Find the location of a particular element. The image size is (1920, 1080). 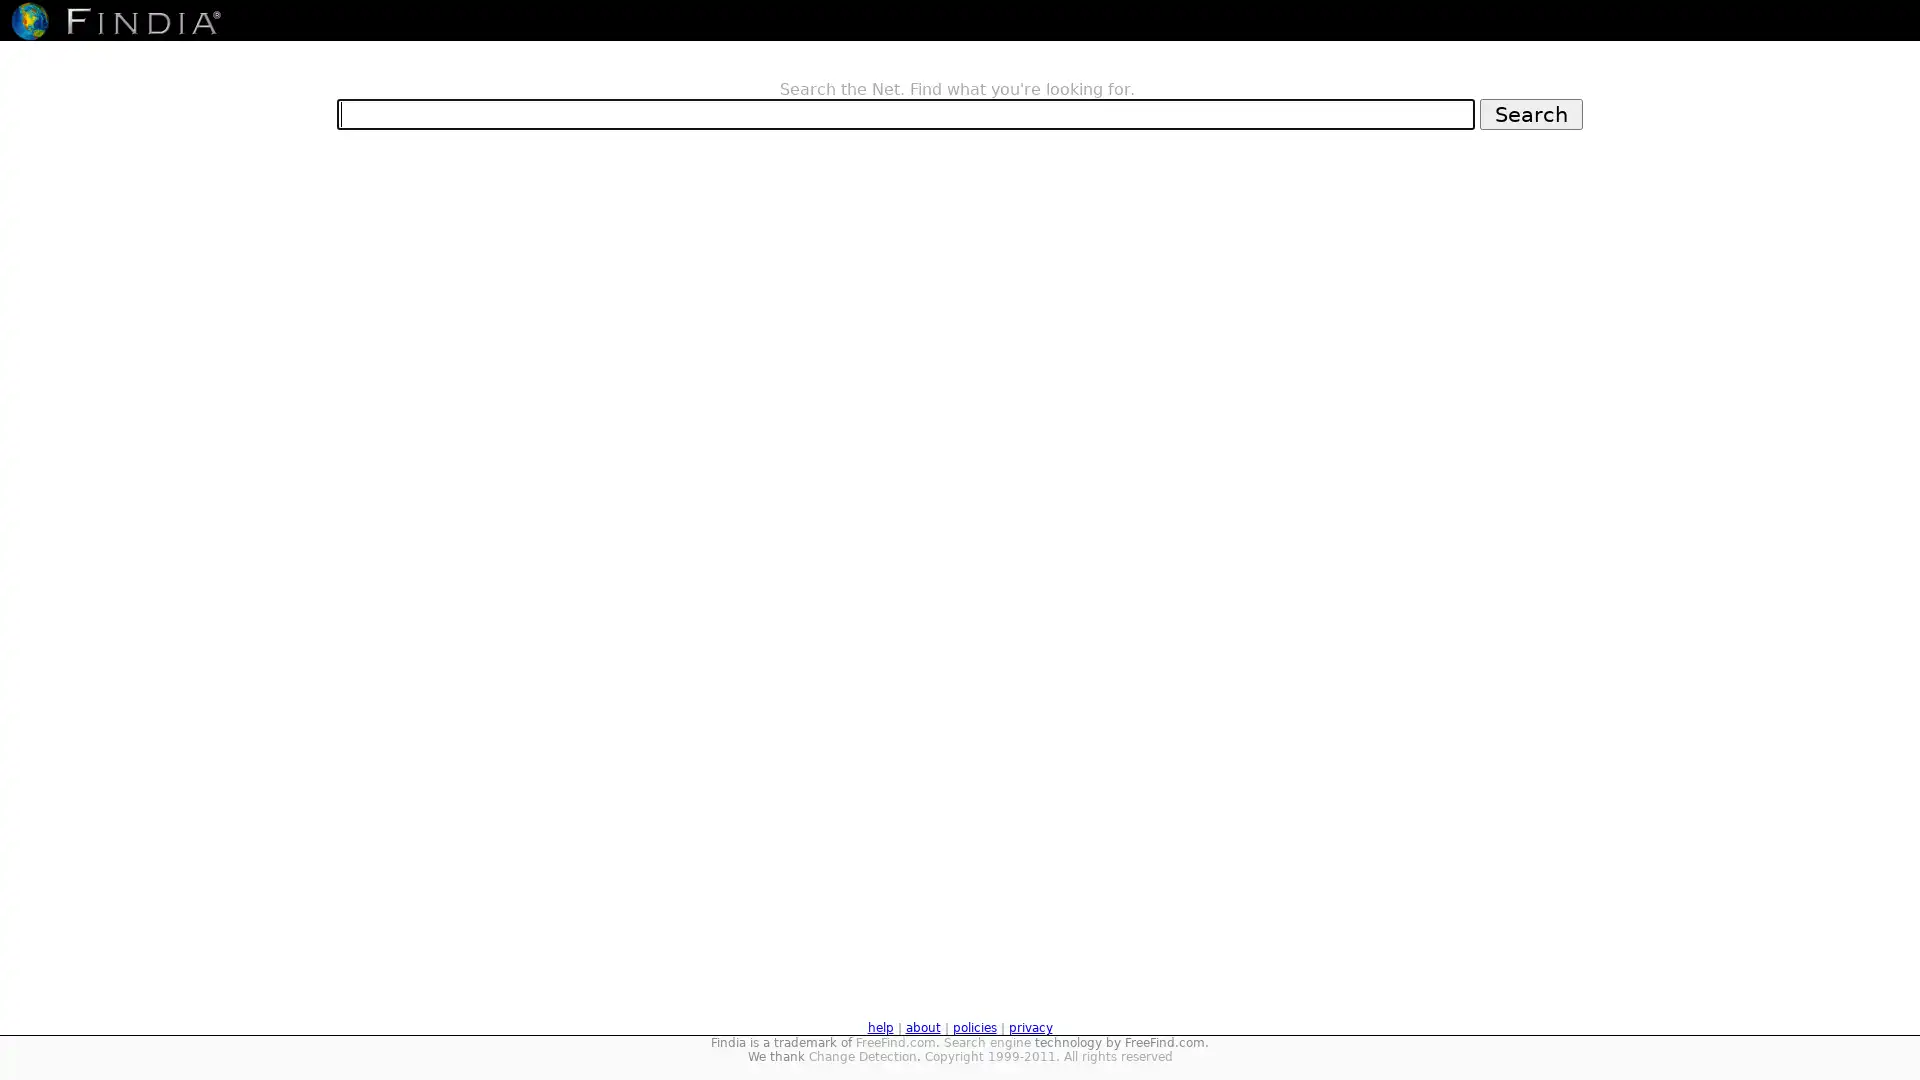

Search is located at coordinates (1530, 113).